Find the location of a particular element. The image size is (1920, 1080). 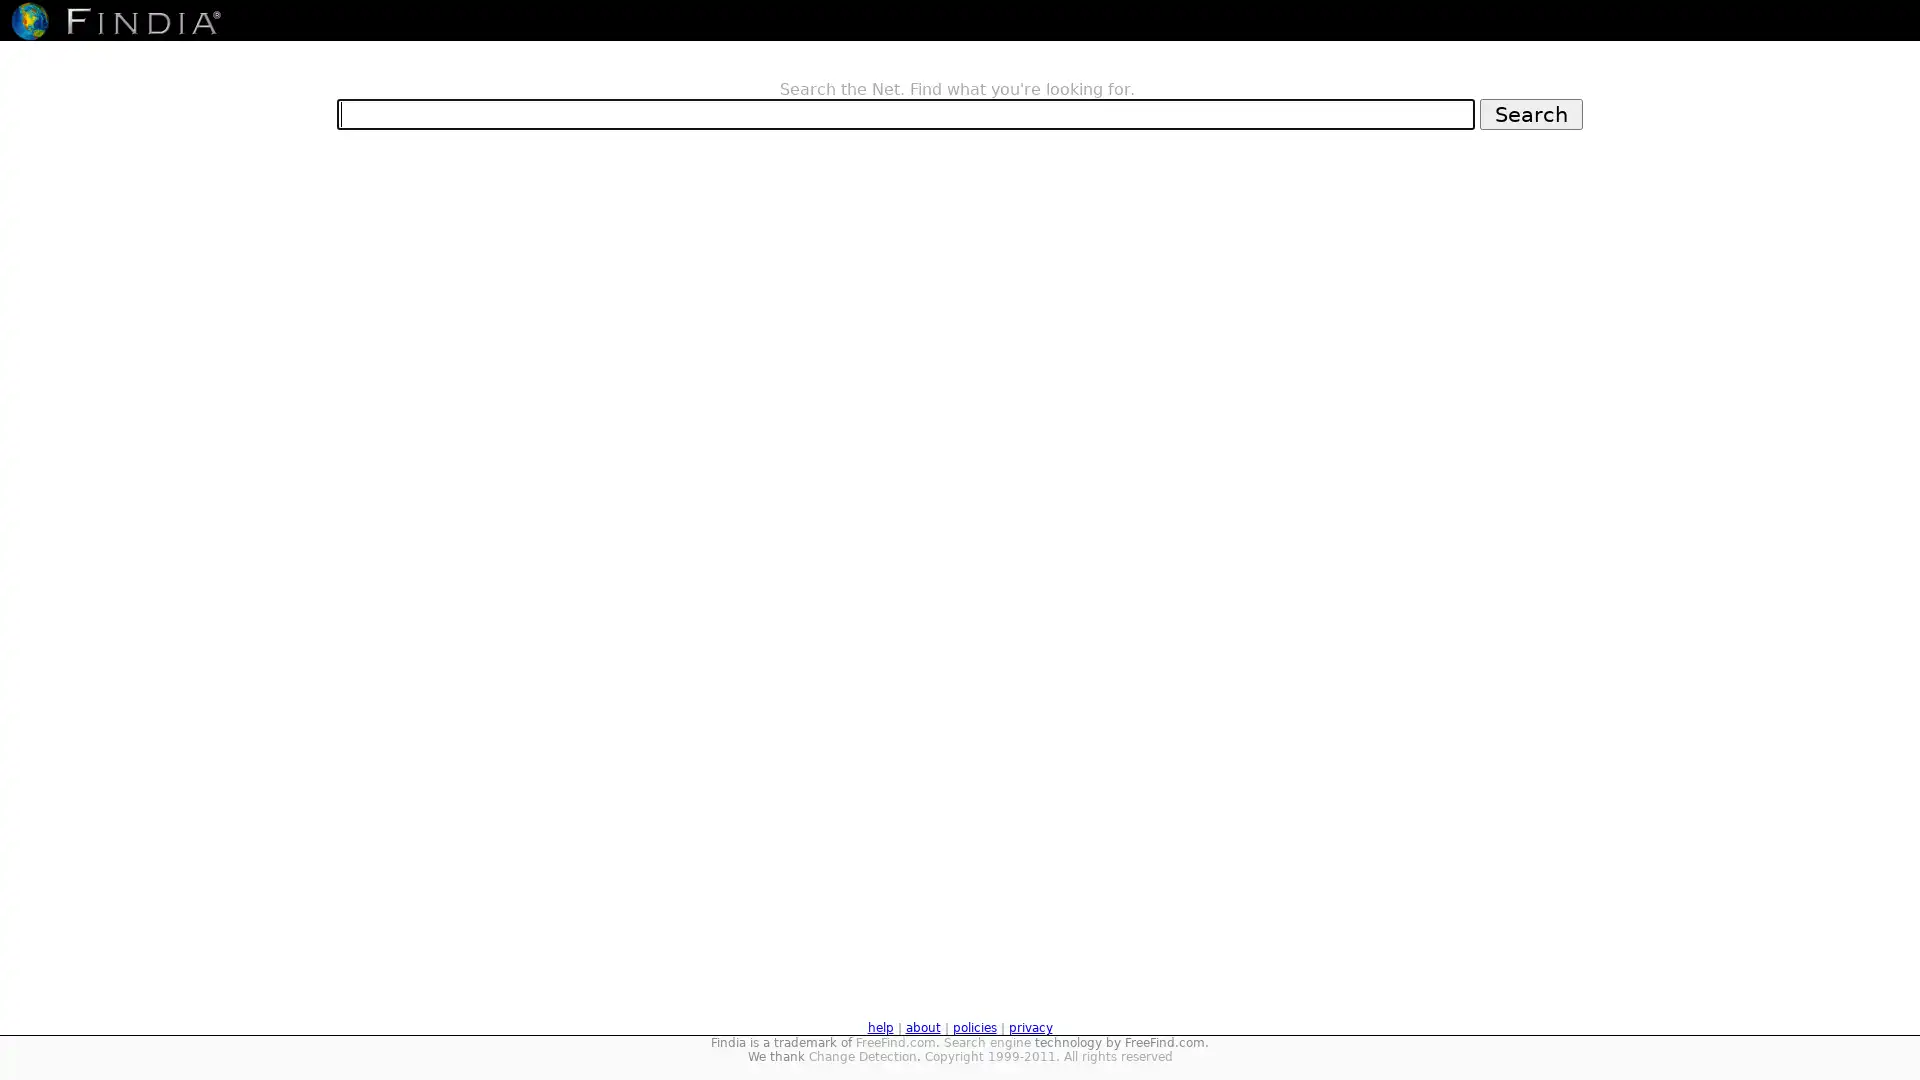

Search is located at coordinates (1530, 113).